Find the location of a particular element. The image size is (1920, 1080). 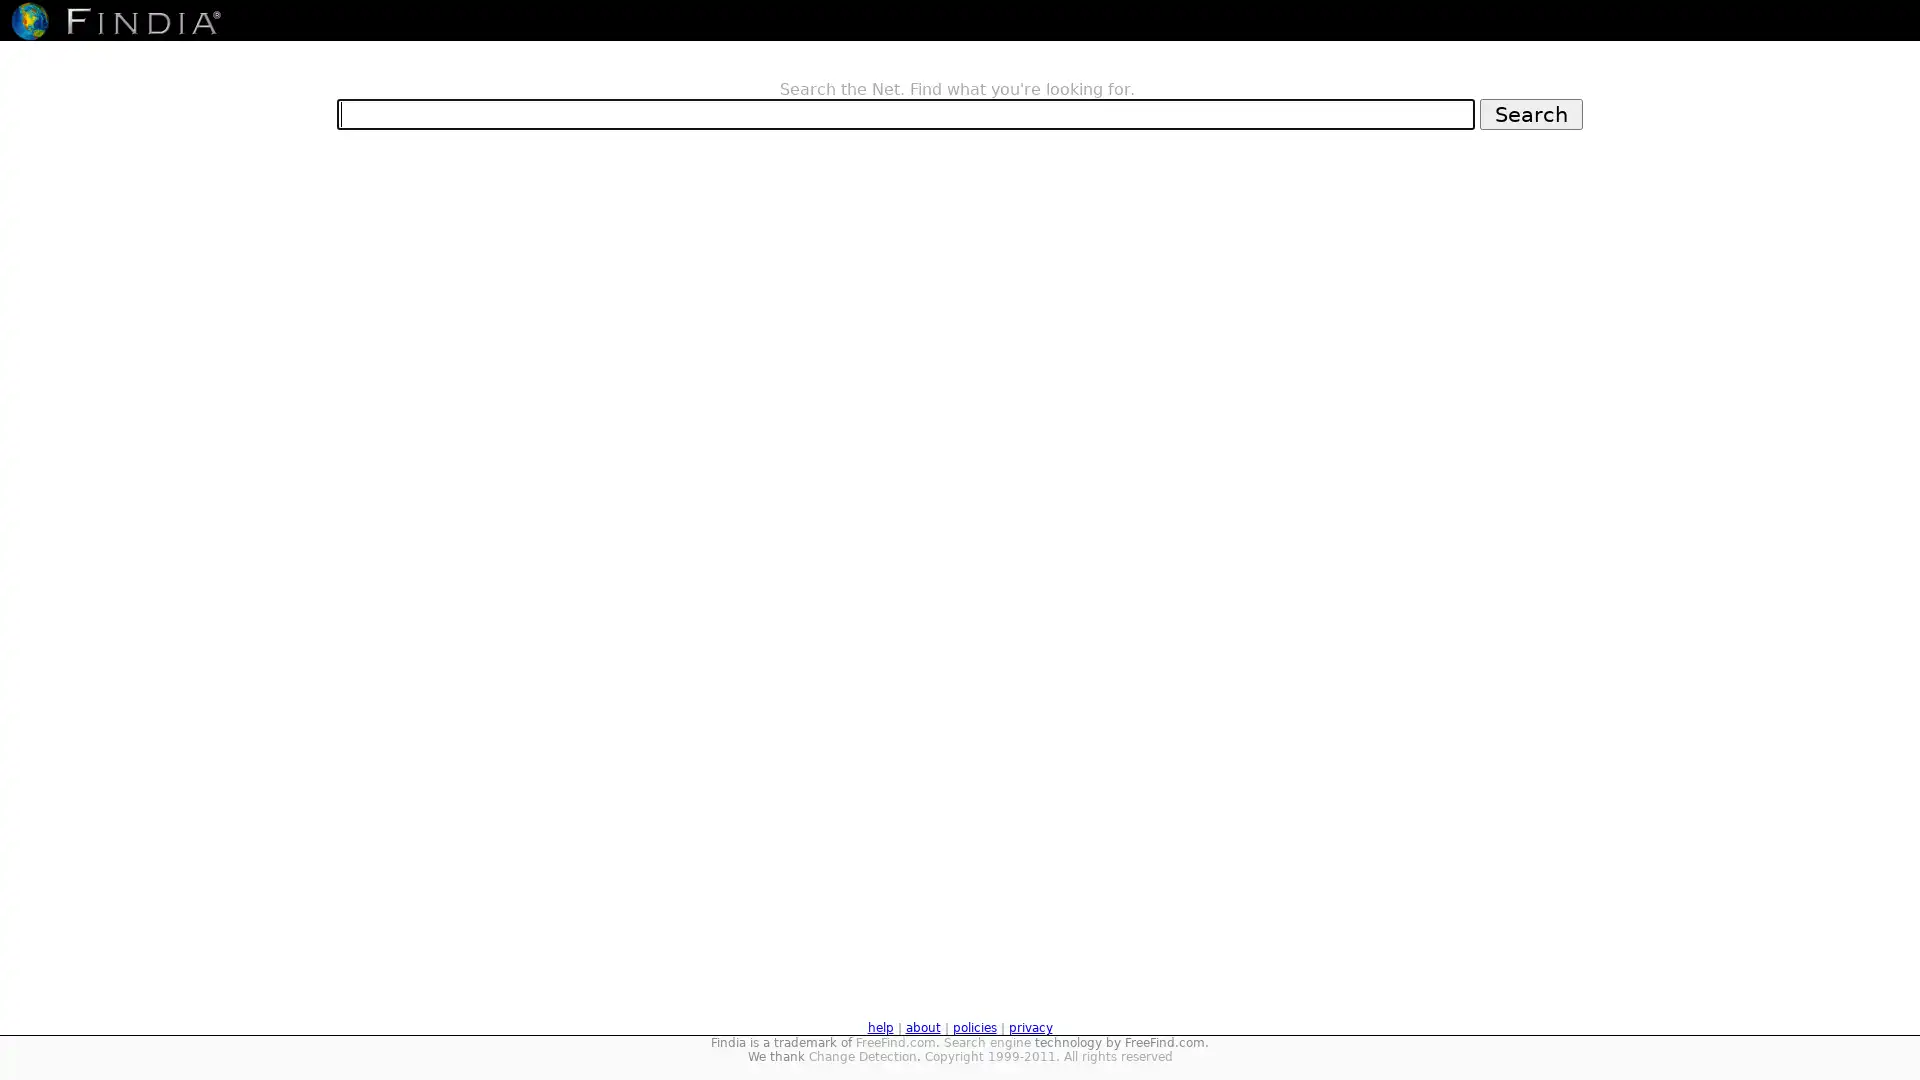

Search is located at coordinates (1530, 113).